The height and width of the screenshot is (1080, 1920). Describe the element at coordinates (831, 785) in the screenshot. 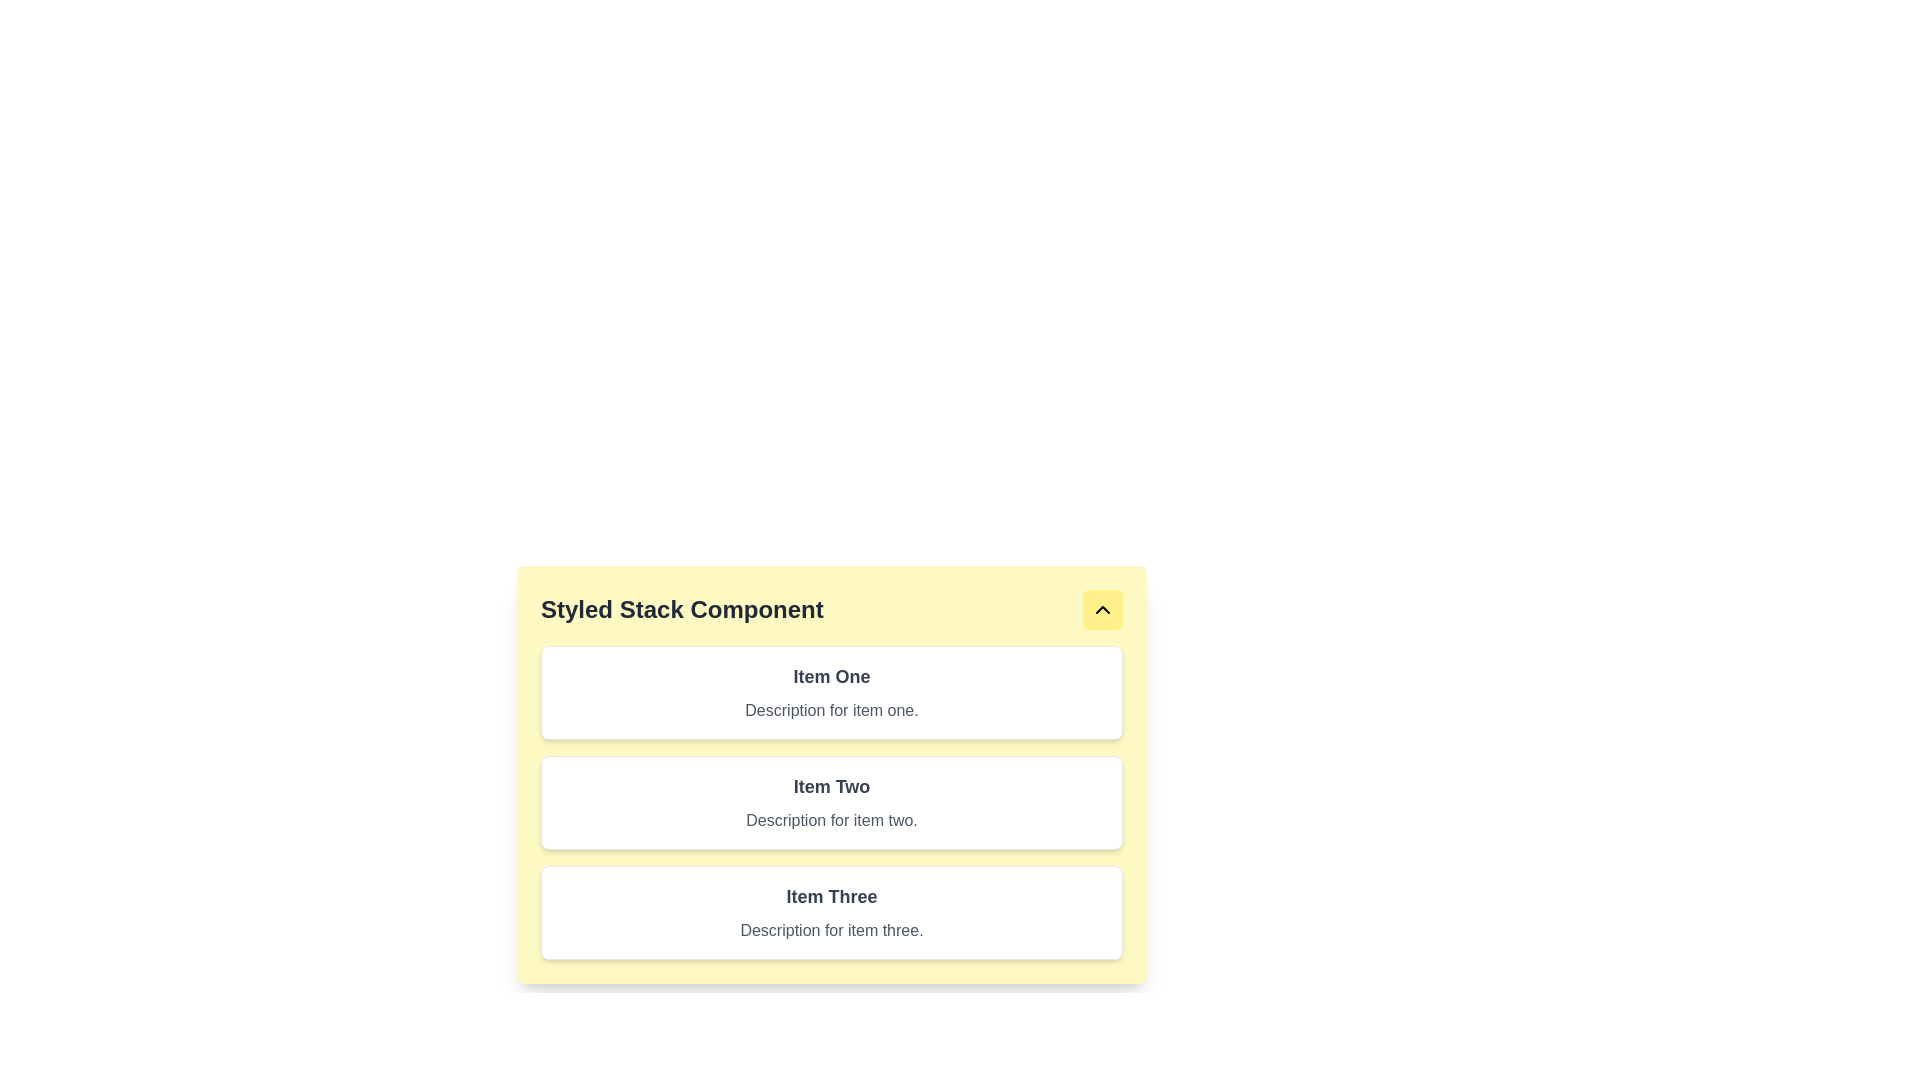

I see `the text label displaying 'Item Two', which is styled with a larger font size, bold weight, and gray color, located at the upper-left side of its containing box` at that location.